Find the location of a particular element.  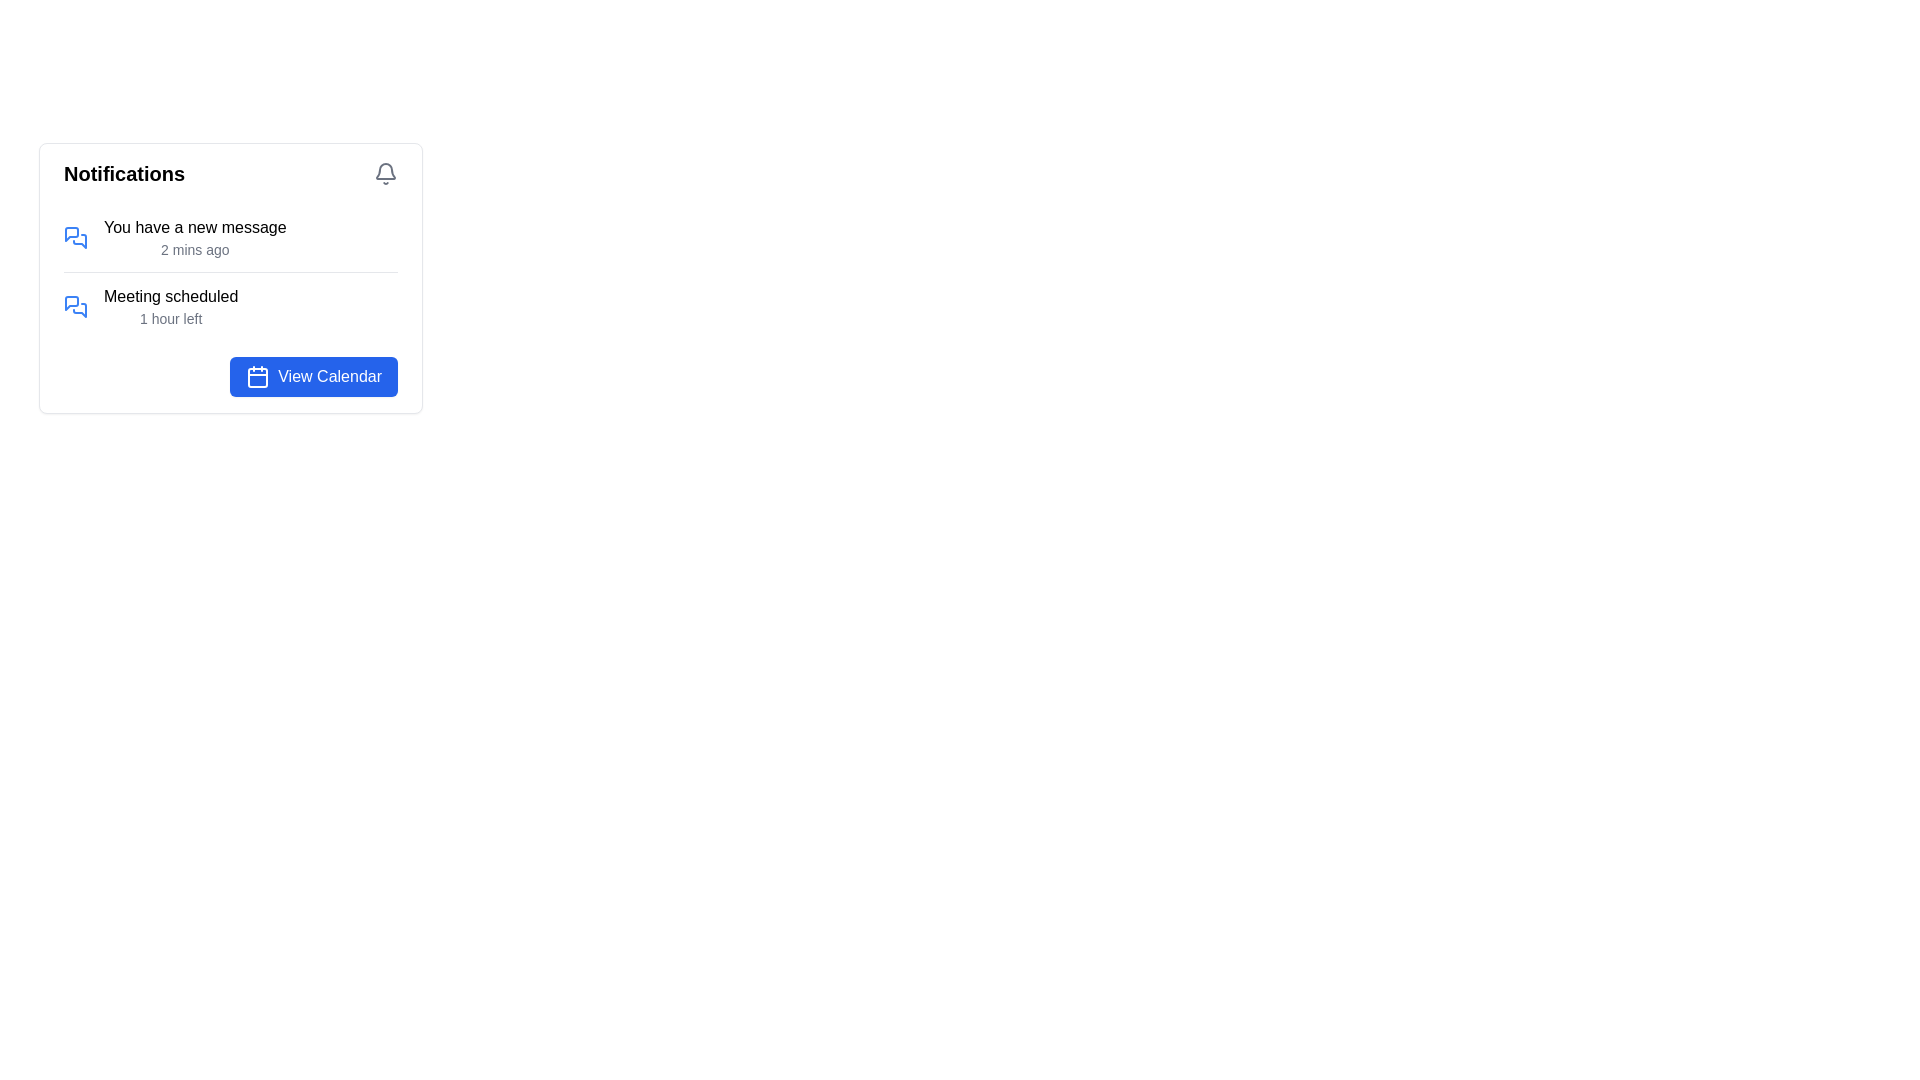

the rectangular button with a blue background and white text saying 'View Calendar' located in the bottom-right corner of the white notification panel is located at coordinates (312, 377).